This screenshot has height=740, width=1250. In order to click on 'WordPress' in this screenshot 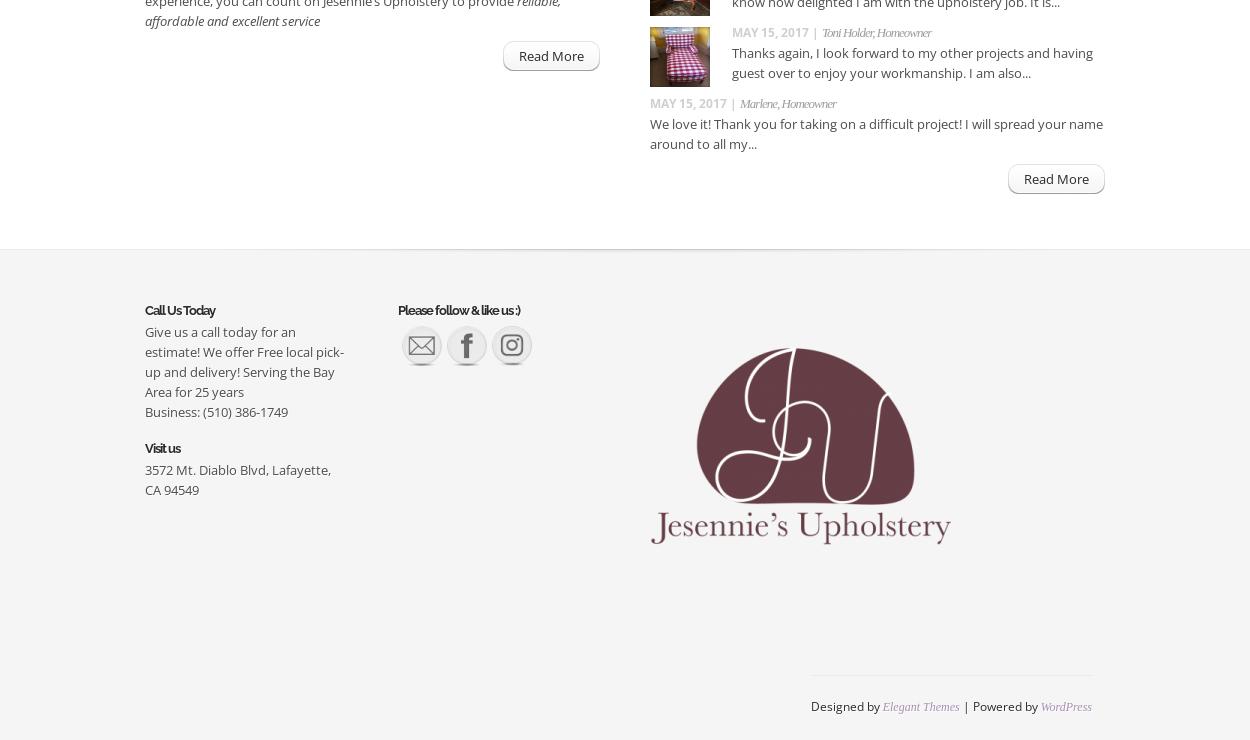, I will do `click(1065, 705)`.